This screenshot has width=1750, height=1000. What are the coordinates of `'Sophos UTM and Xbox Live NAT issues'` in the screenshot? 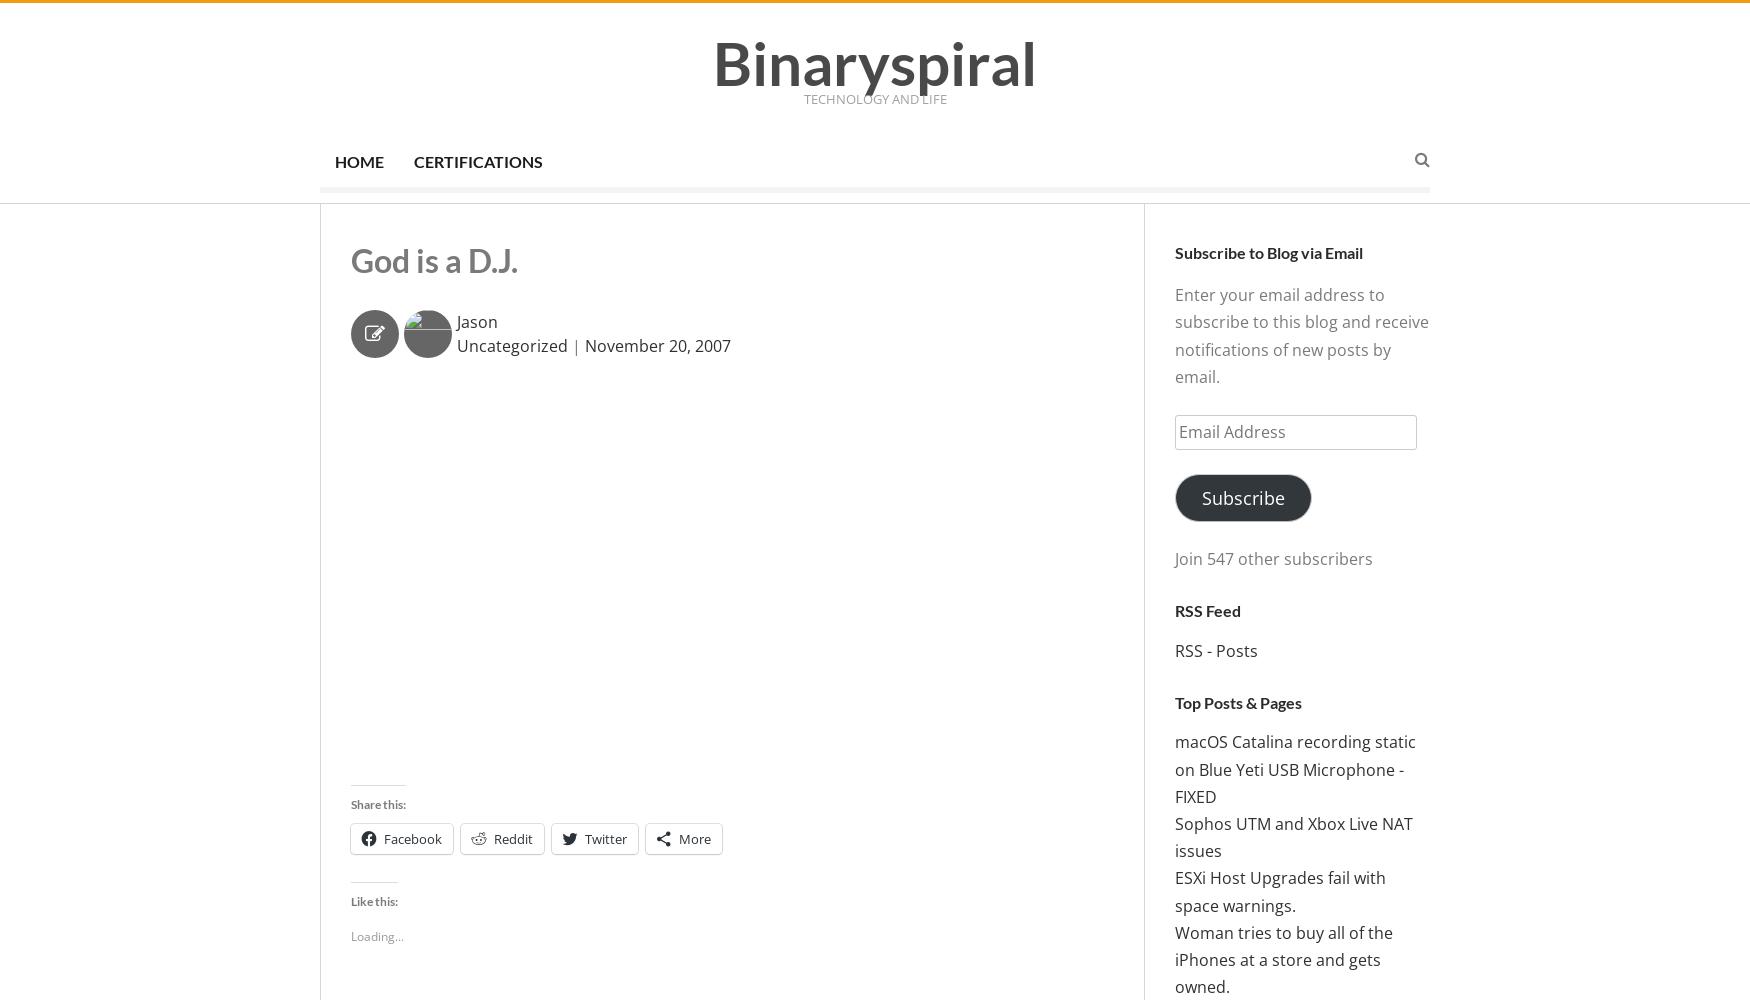 It's located at (1292, 836).